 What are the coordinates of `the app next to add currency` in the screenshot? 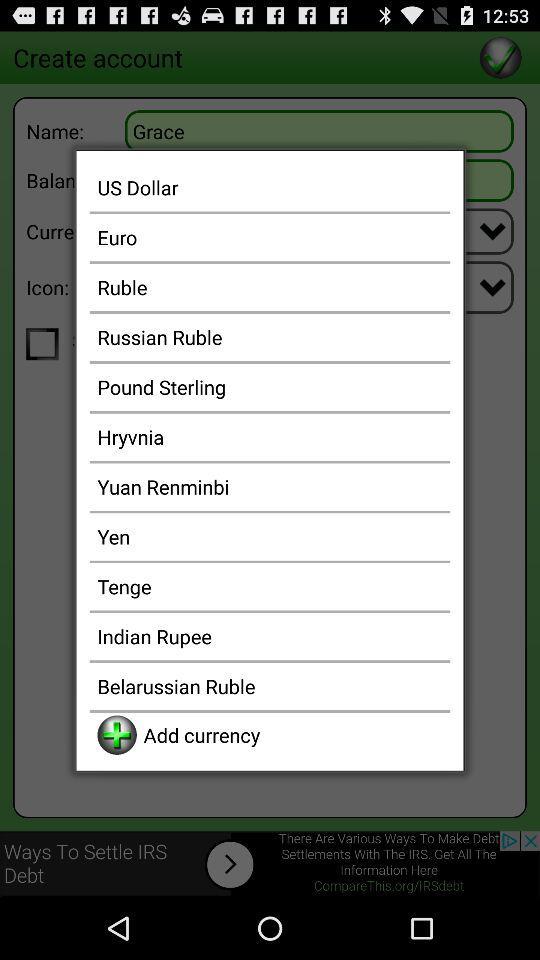 It's located at (117, 734).